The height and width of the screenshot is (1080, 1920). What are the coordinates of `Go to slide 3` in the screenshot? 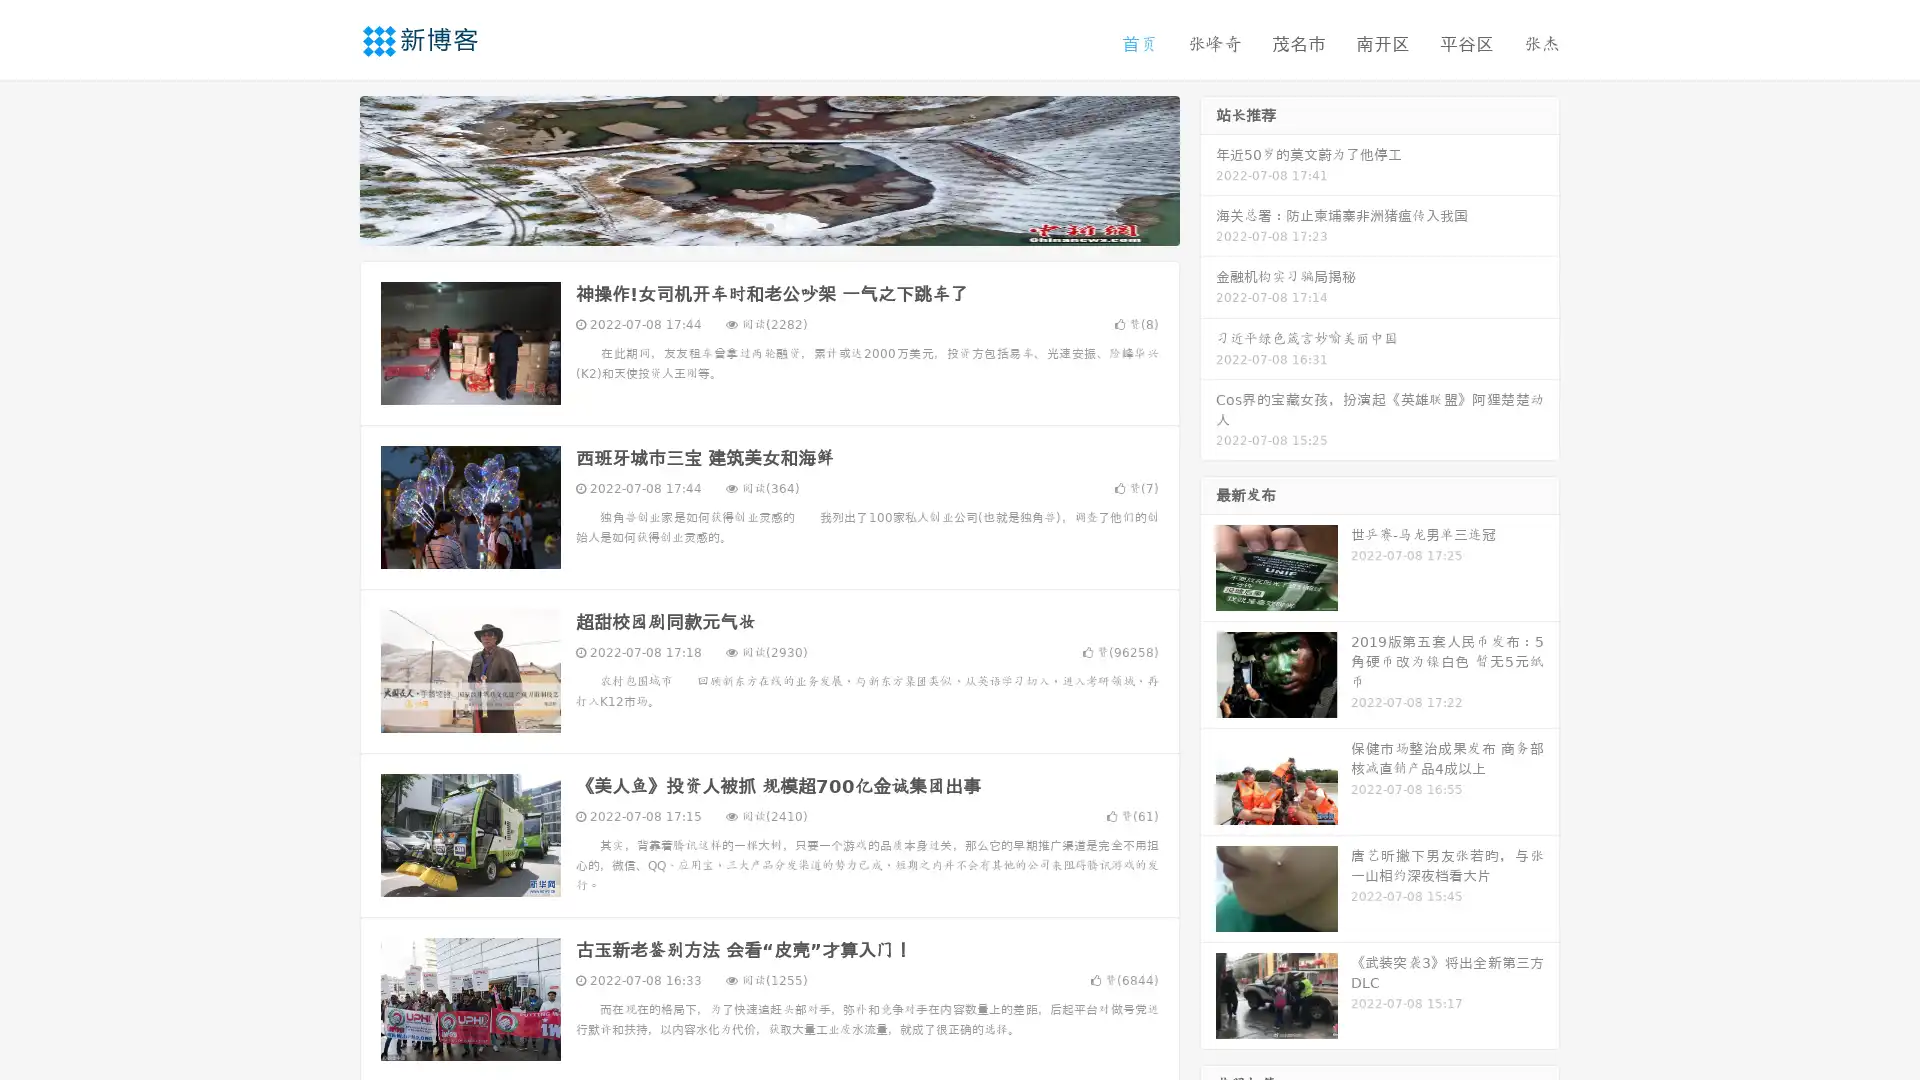 It's located at (789, 225).